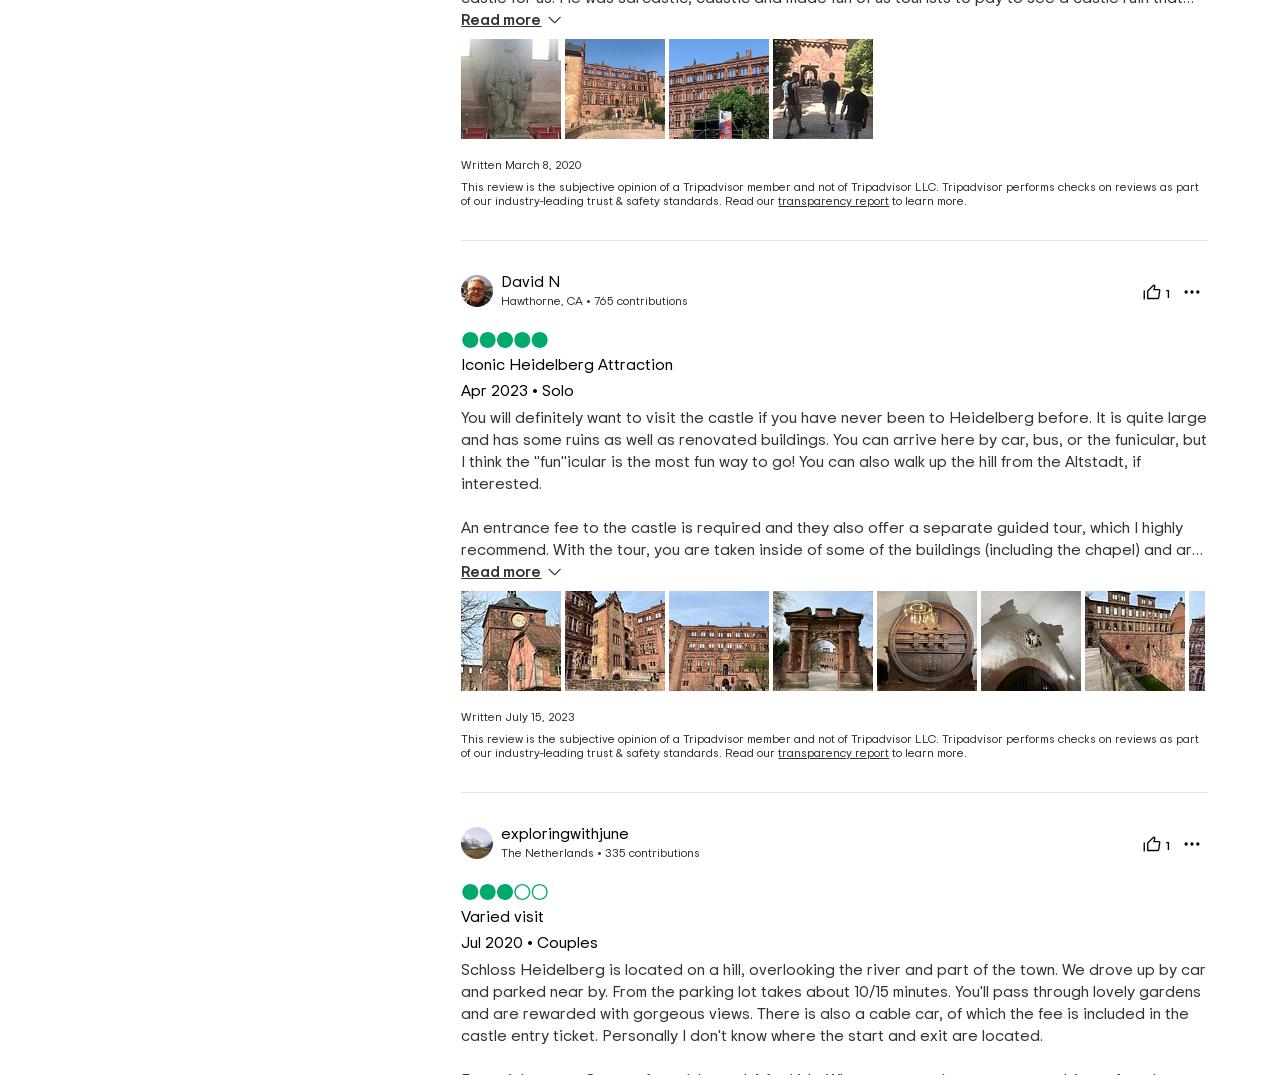  What do you see at coordinates (652, 853) in the screenshot?
I see `'335 contributions'` at bounding box center [652, 853].